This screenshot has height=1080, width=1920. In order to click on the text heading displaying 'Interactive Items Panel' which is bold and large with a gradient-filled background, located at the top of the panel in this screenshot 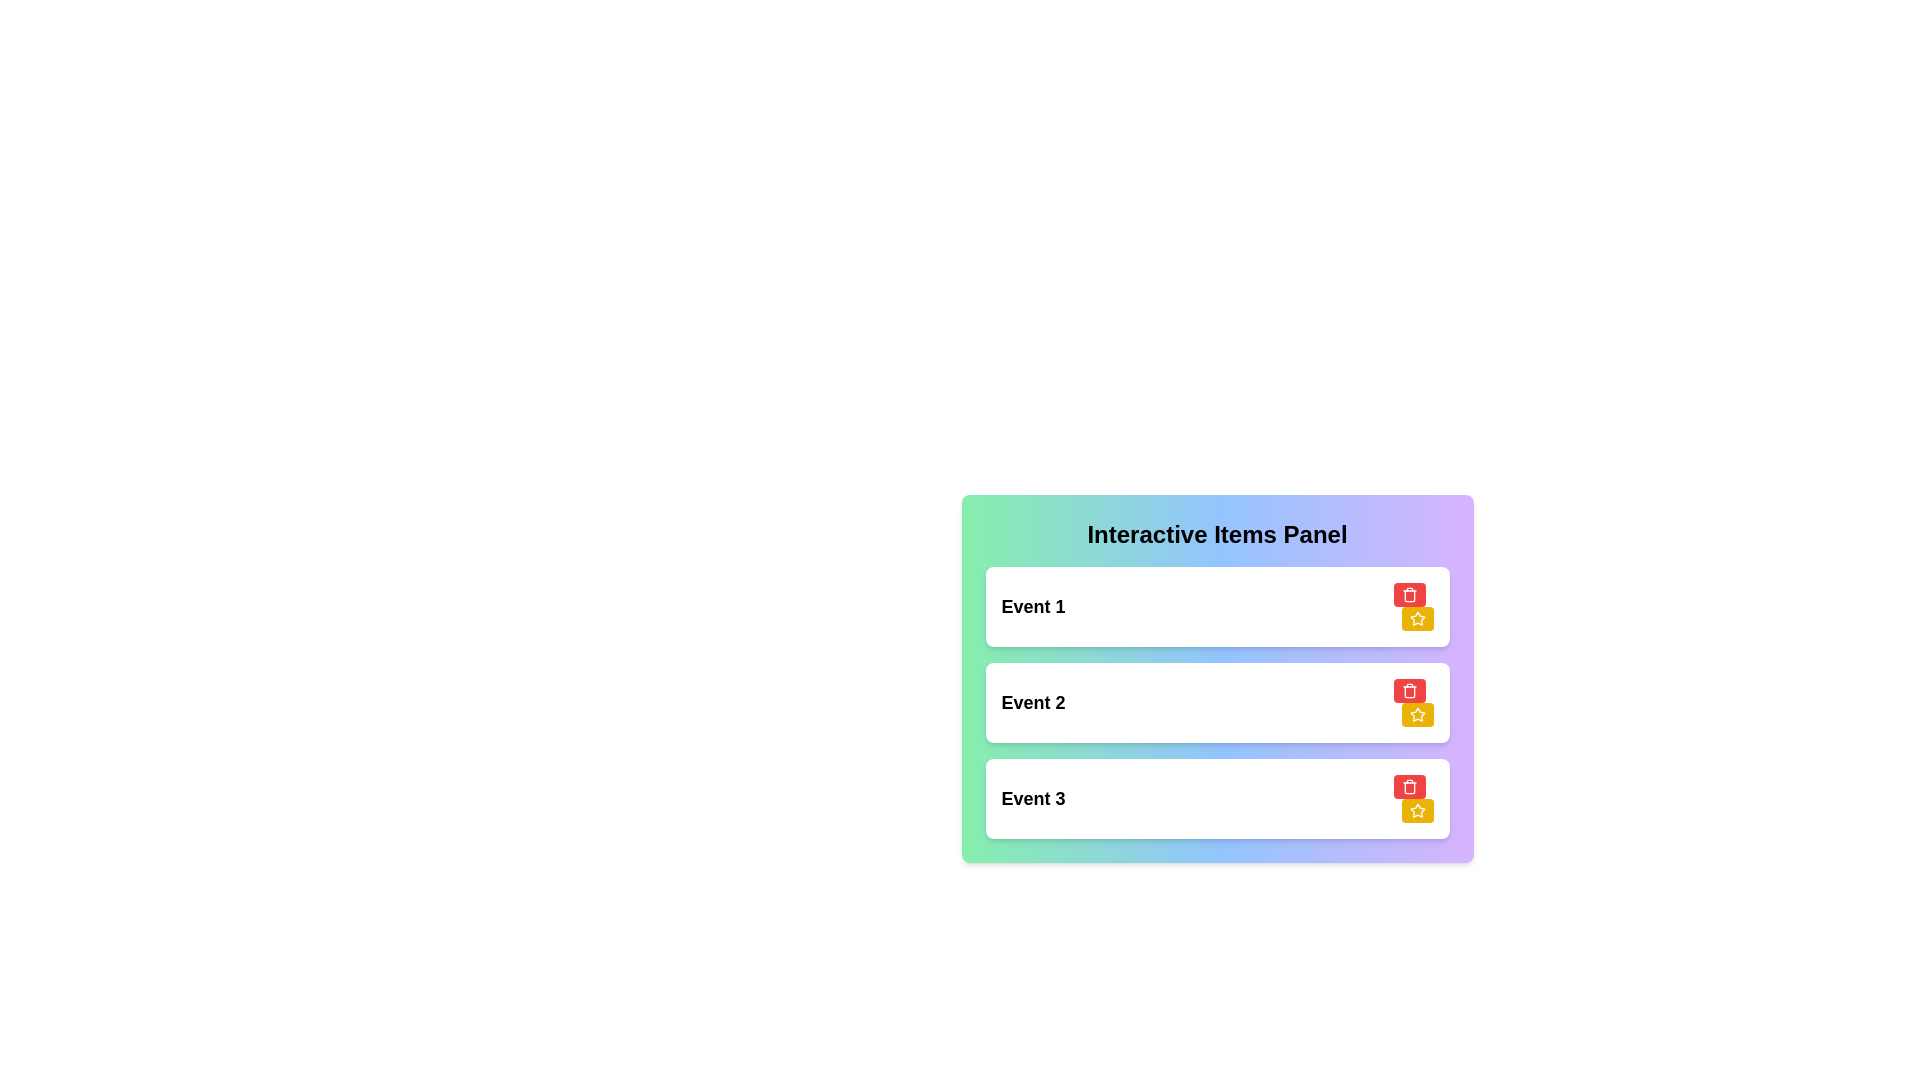, I will do `click(1216, 534)`.